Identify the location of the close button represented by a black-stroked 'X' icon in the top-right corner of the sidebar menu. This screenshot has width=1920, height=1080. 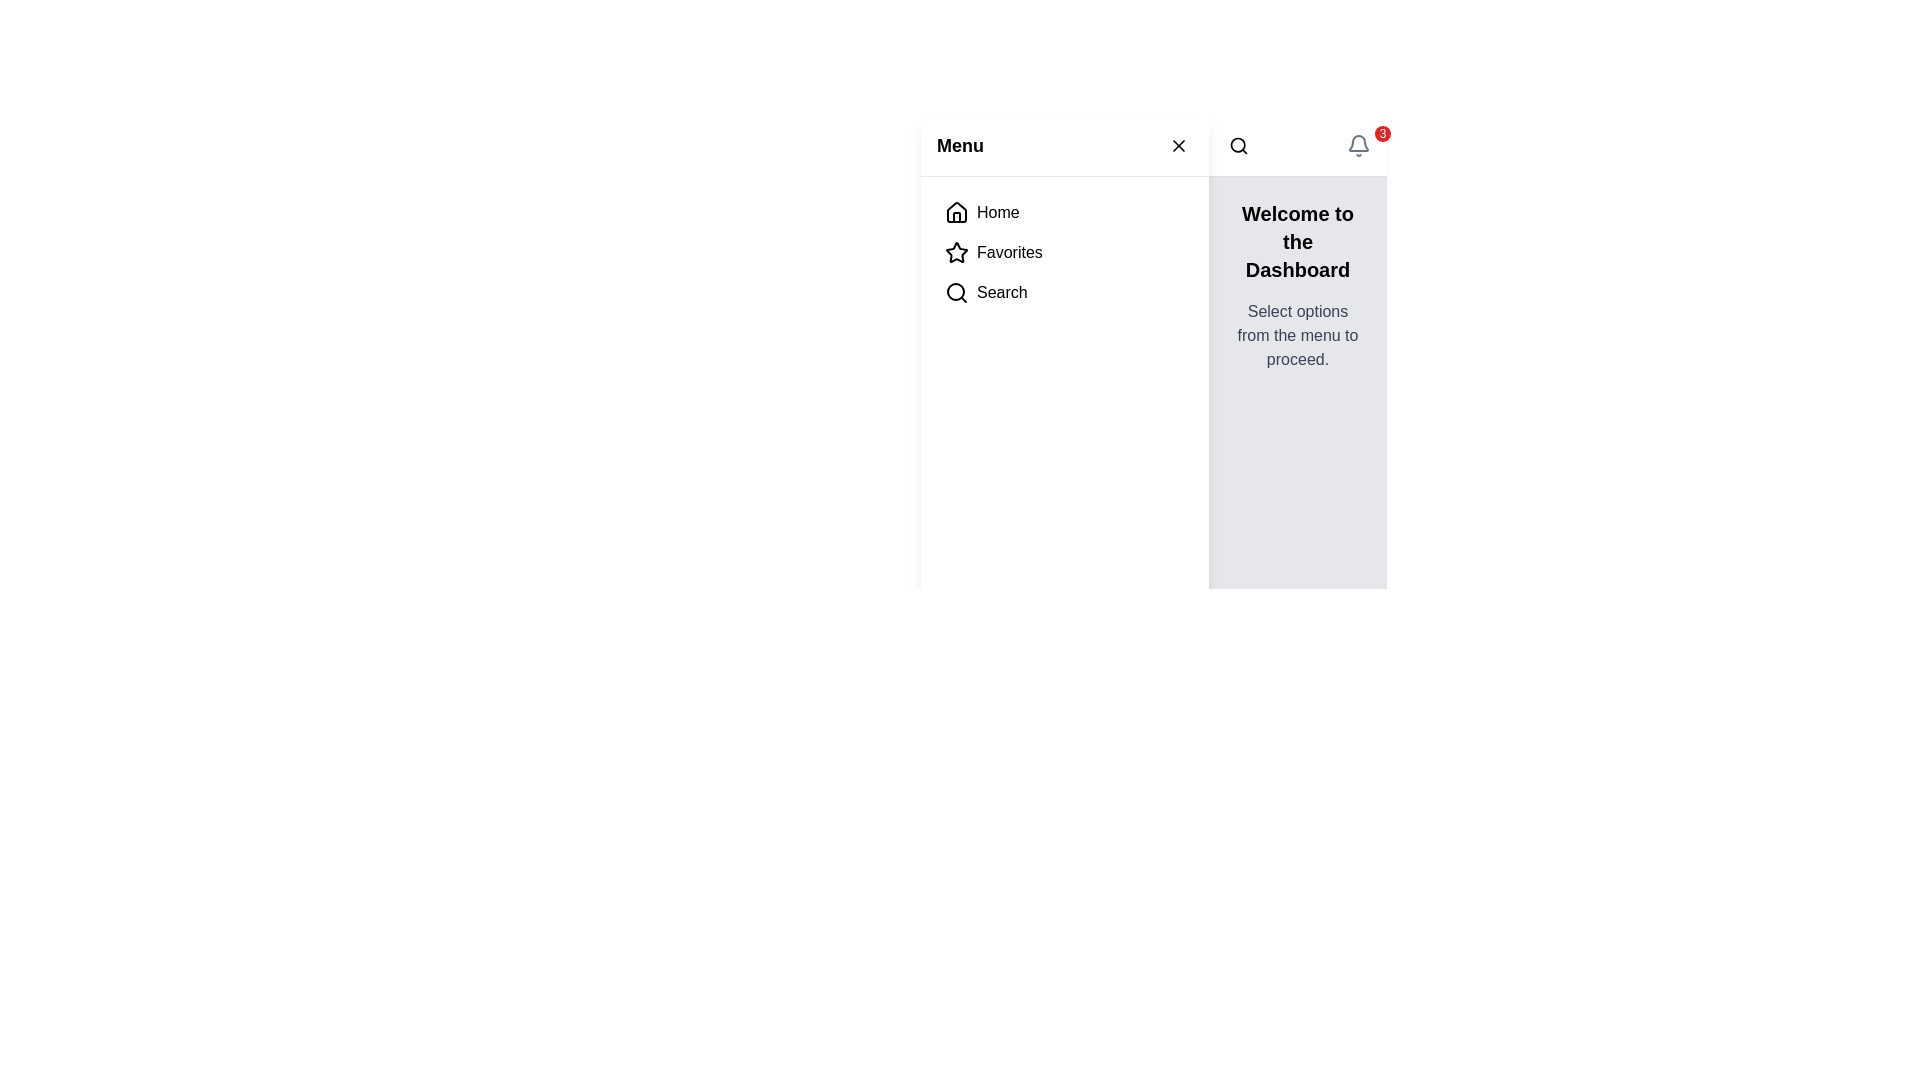
(1179, 145).